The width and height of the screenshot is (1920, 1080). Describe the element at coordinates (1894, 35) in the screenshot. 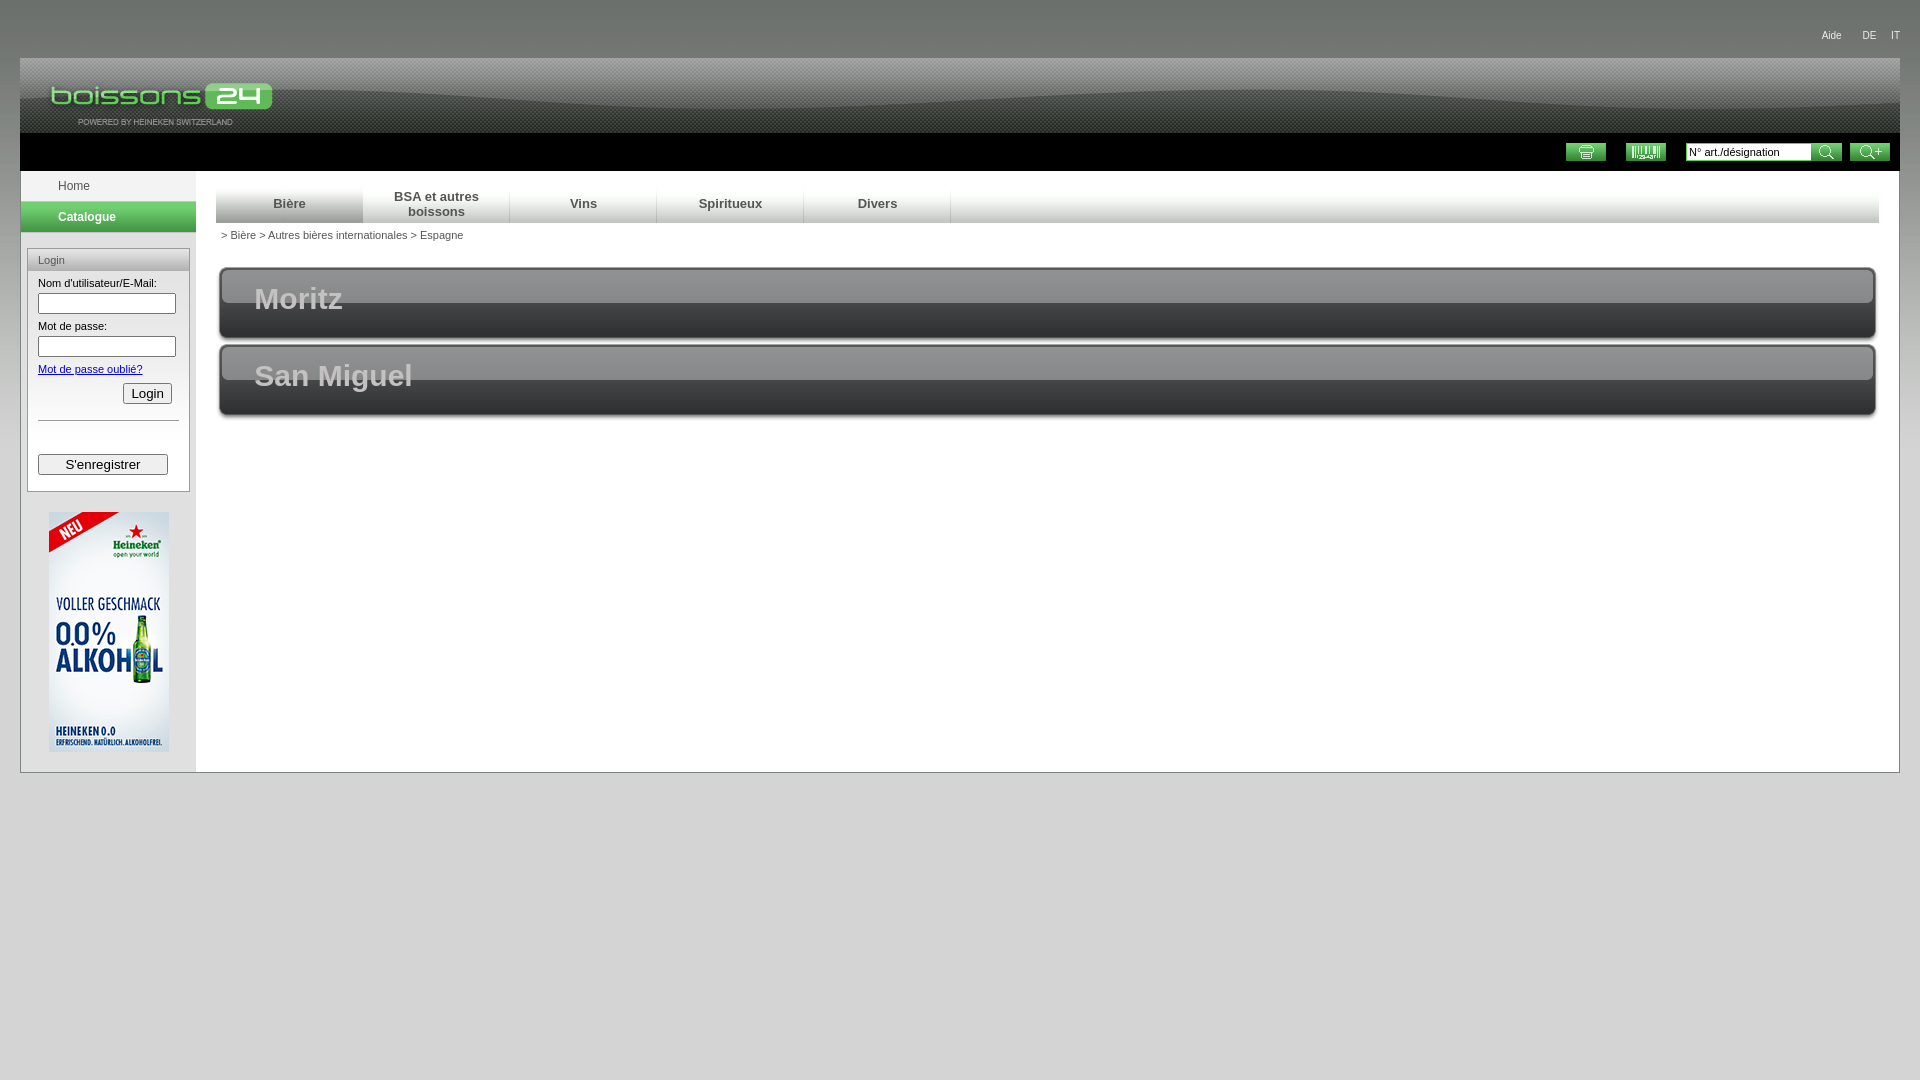

I see `'IT'` at that location.